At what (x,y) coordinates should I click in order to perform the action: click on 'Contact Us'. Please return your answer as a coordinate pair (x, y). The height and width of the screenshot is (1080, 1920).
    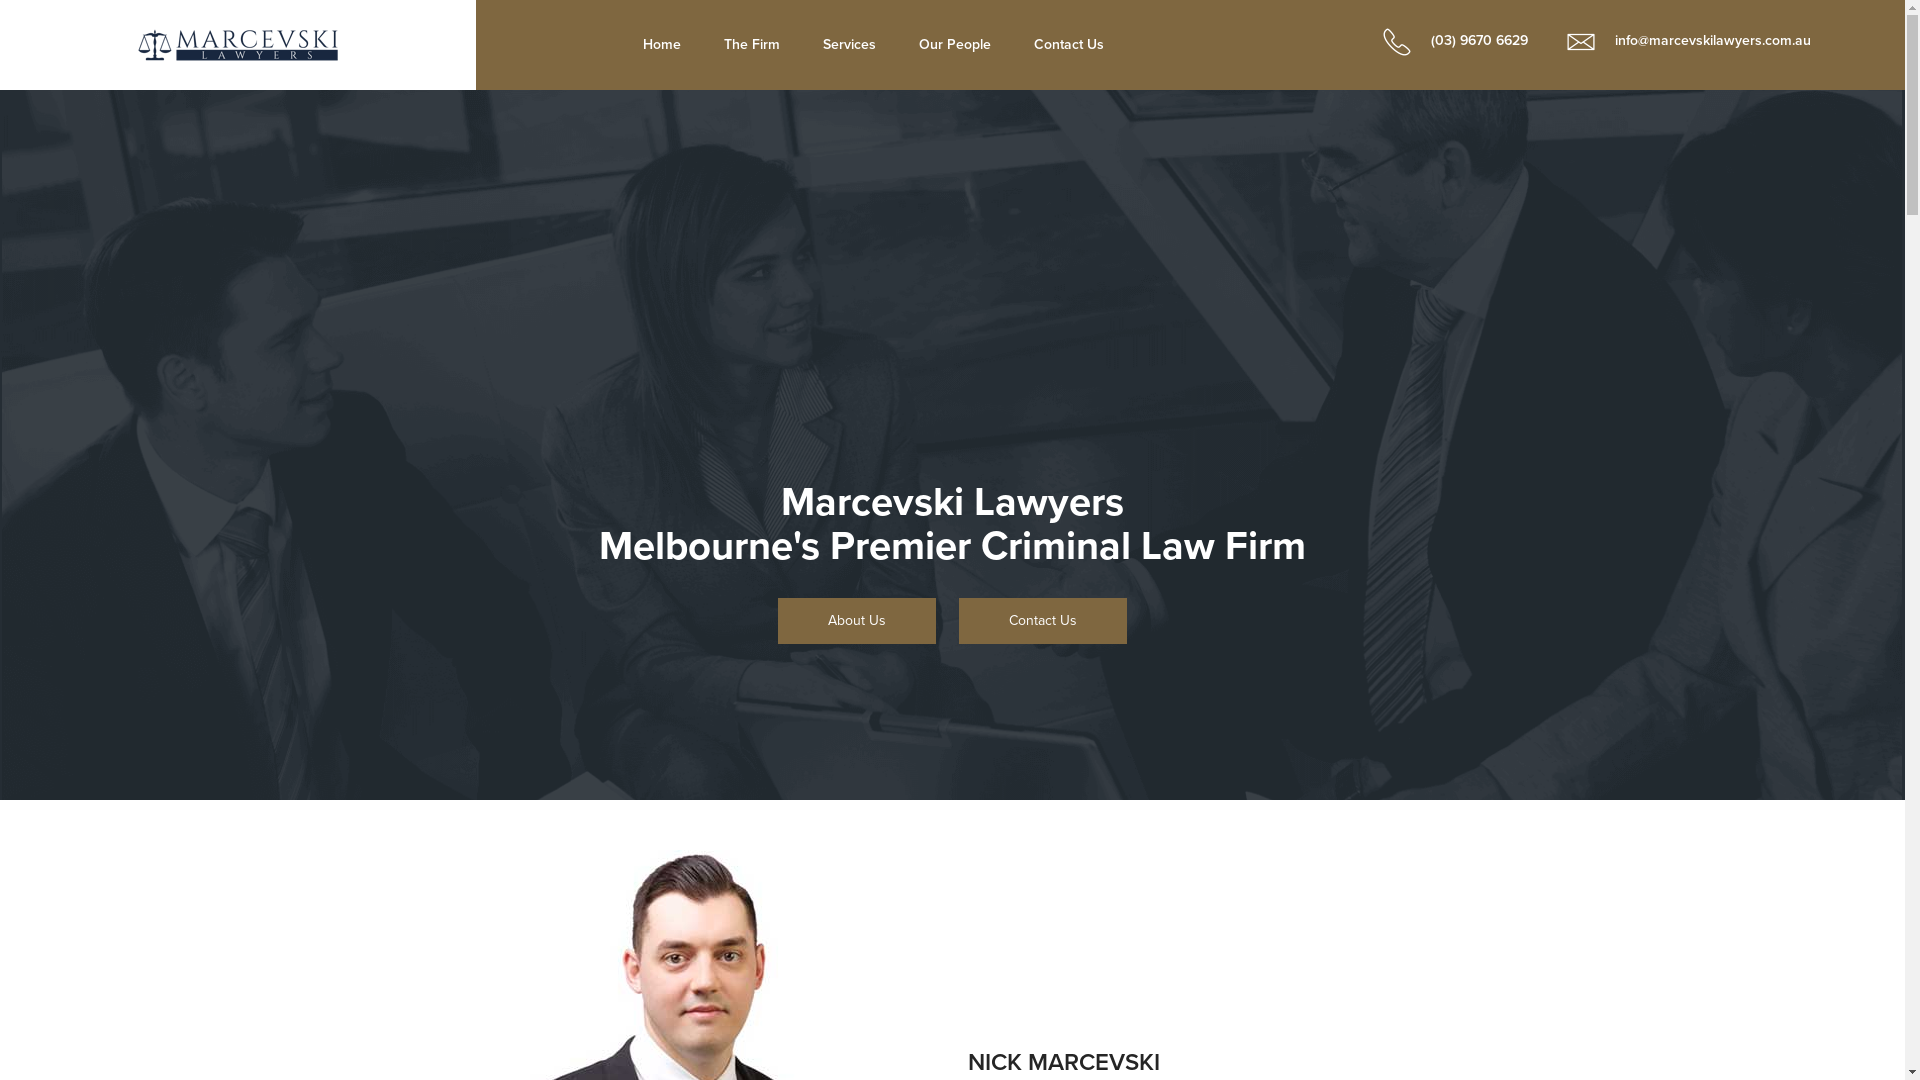
    Looking at the image, I should click on (1041, 620).